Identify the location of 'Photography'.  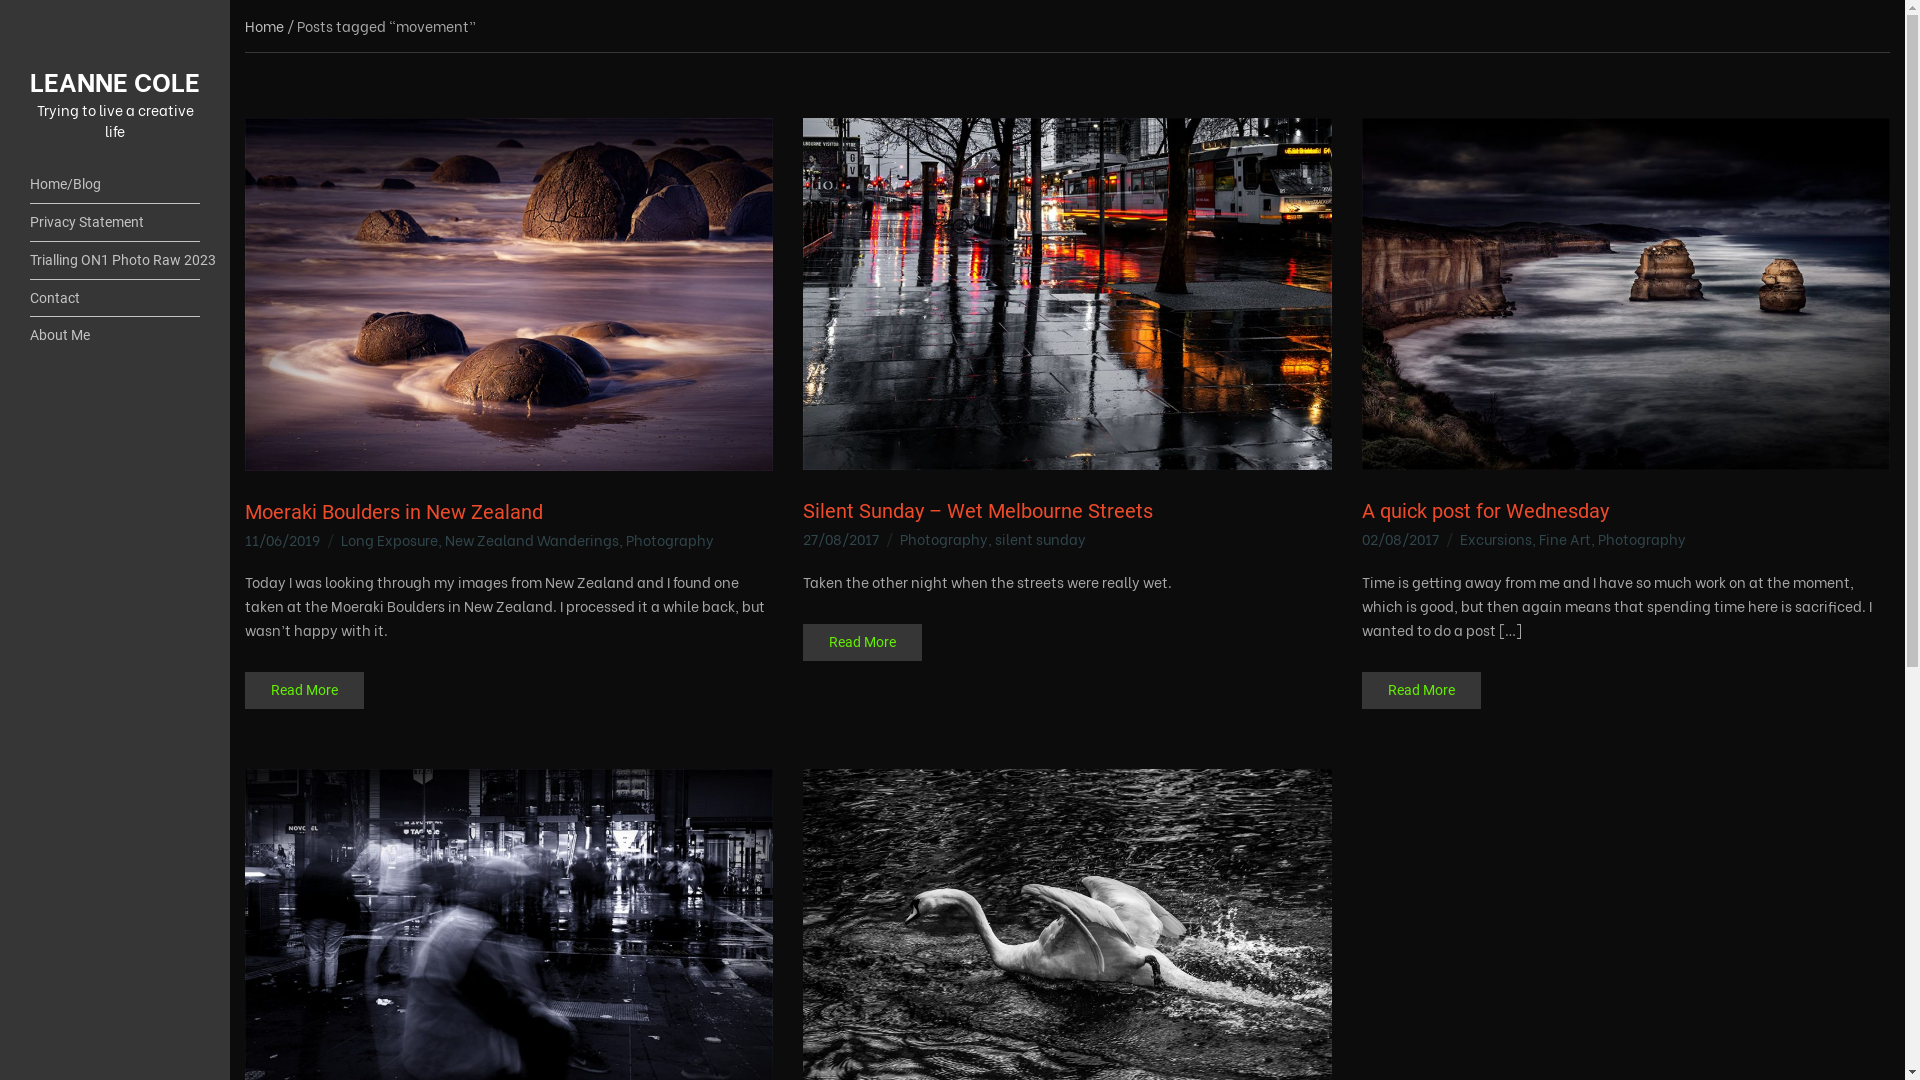
(943, 537).